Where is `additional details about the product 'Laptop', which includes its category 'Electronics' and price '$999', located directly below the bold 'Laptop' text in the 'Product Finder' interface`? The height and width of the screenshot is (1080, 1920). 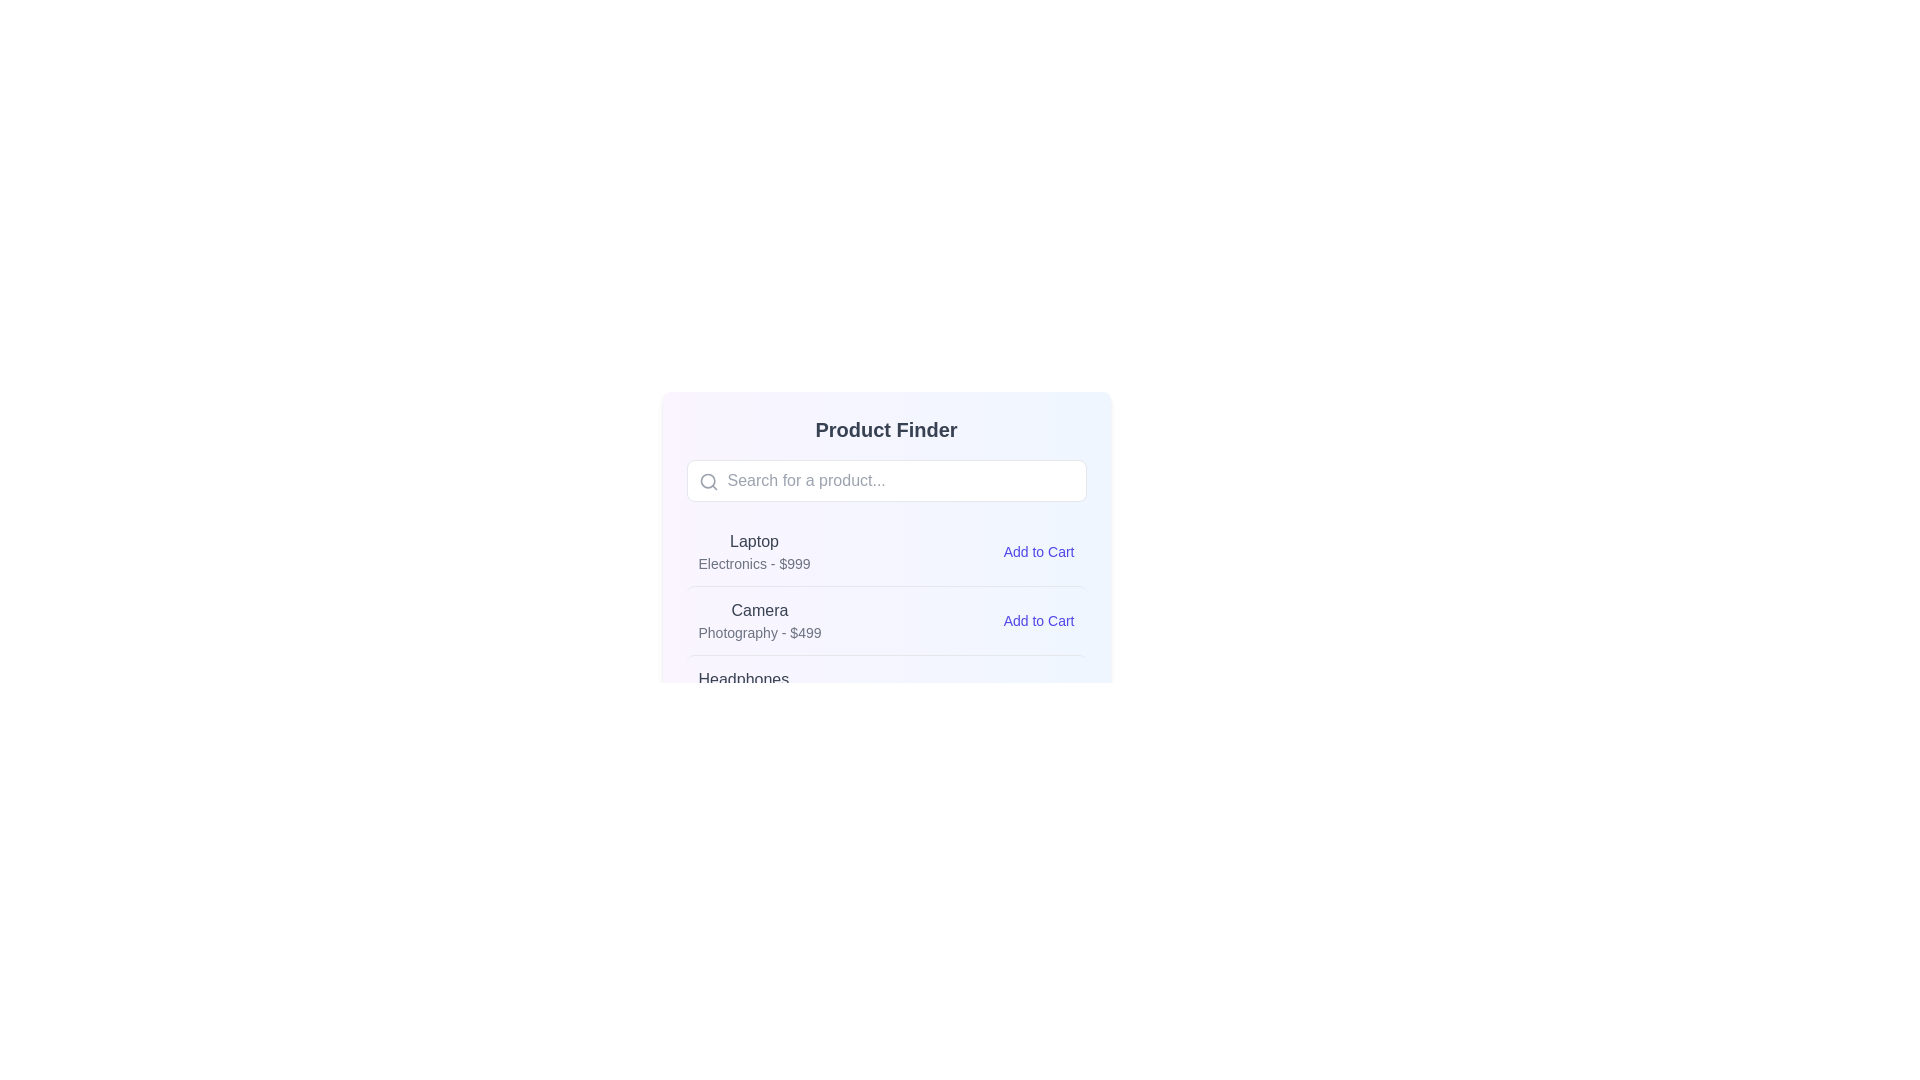
additional details about the product 'Laptop', which includes its category 'Electronics' and price '$999', located directly below the bold 'Laptop' text in the 'Product Finder' interface is located at coordinates (753, 563).